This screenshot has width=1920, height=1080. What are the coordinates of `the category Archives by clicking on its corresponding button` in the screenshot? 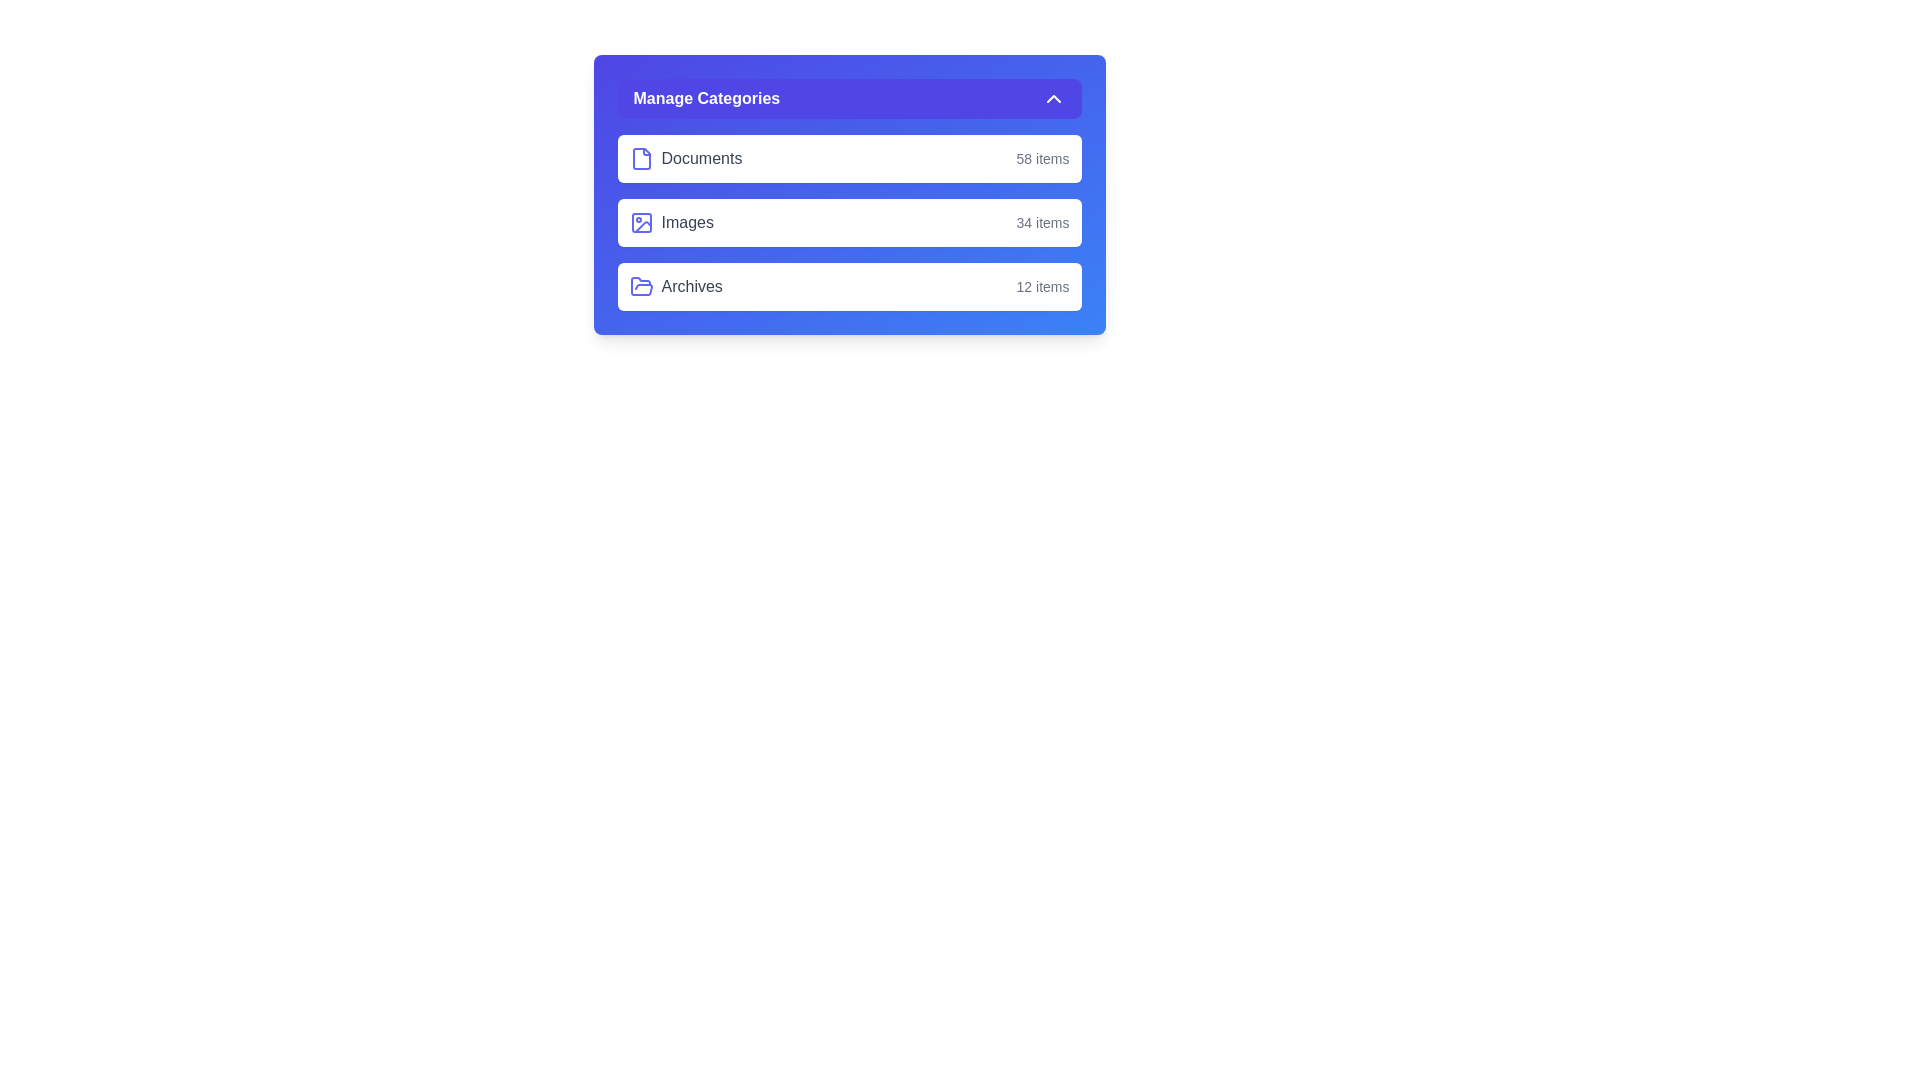 It's located at (849, 286).